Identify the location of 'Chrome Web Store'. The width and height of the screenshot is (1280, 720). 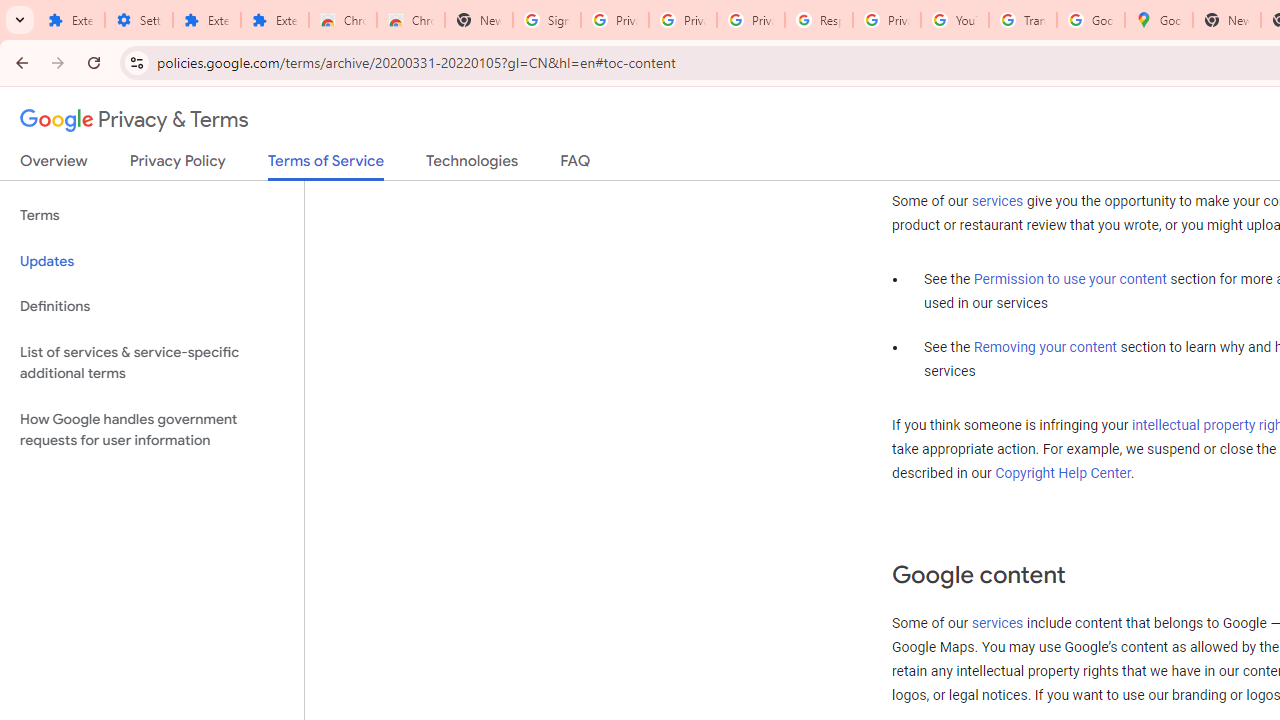
(343, 20).